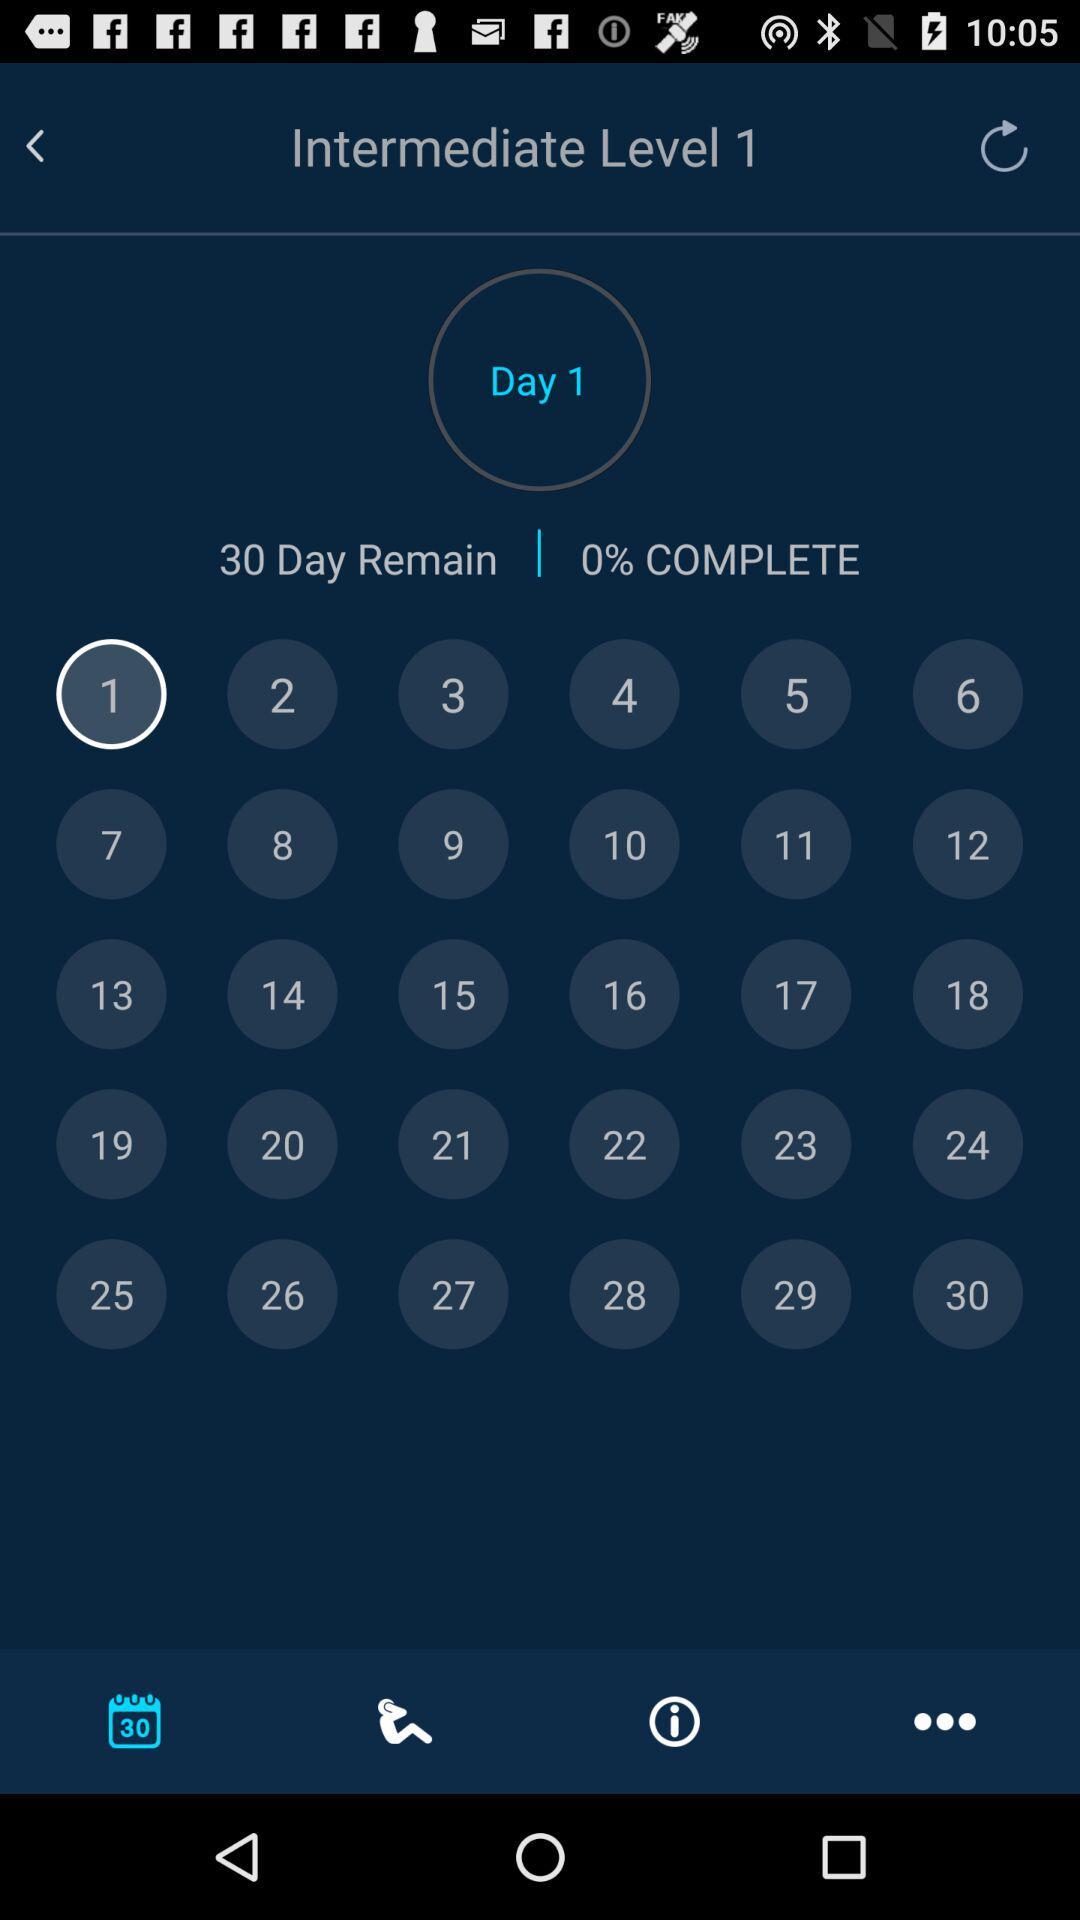  I want to click on date, so click(111, 1294).